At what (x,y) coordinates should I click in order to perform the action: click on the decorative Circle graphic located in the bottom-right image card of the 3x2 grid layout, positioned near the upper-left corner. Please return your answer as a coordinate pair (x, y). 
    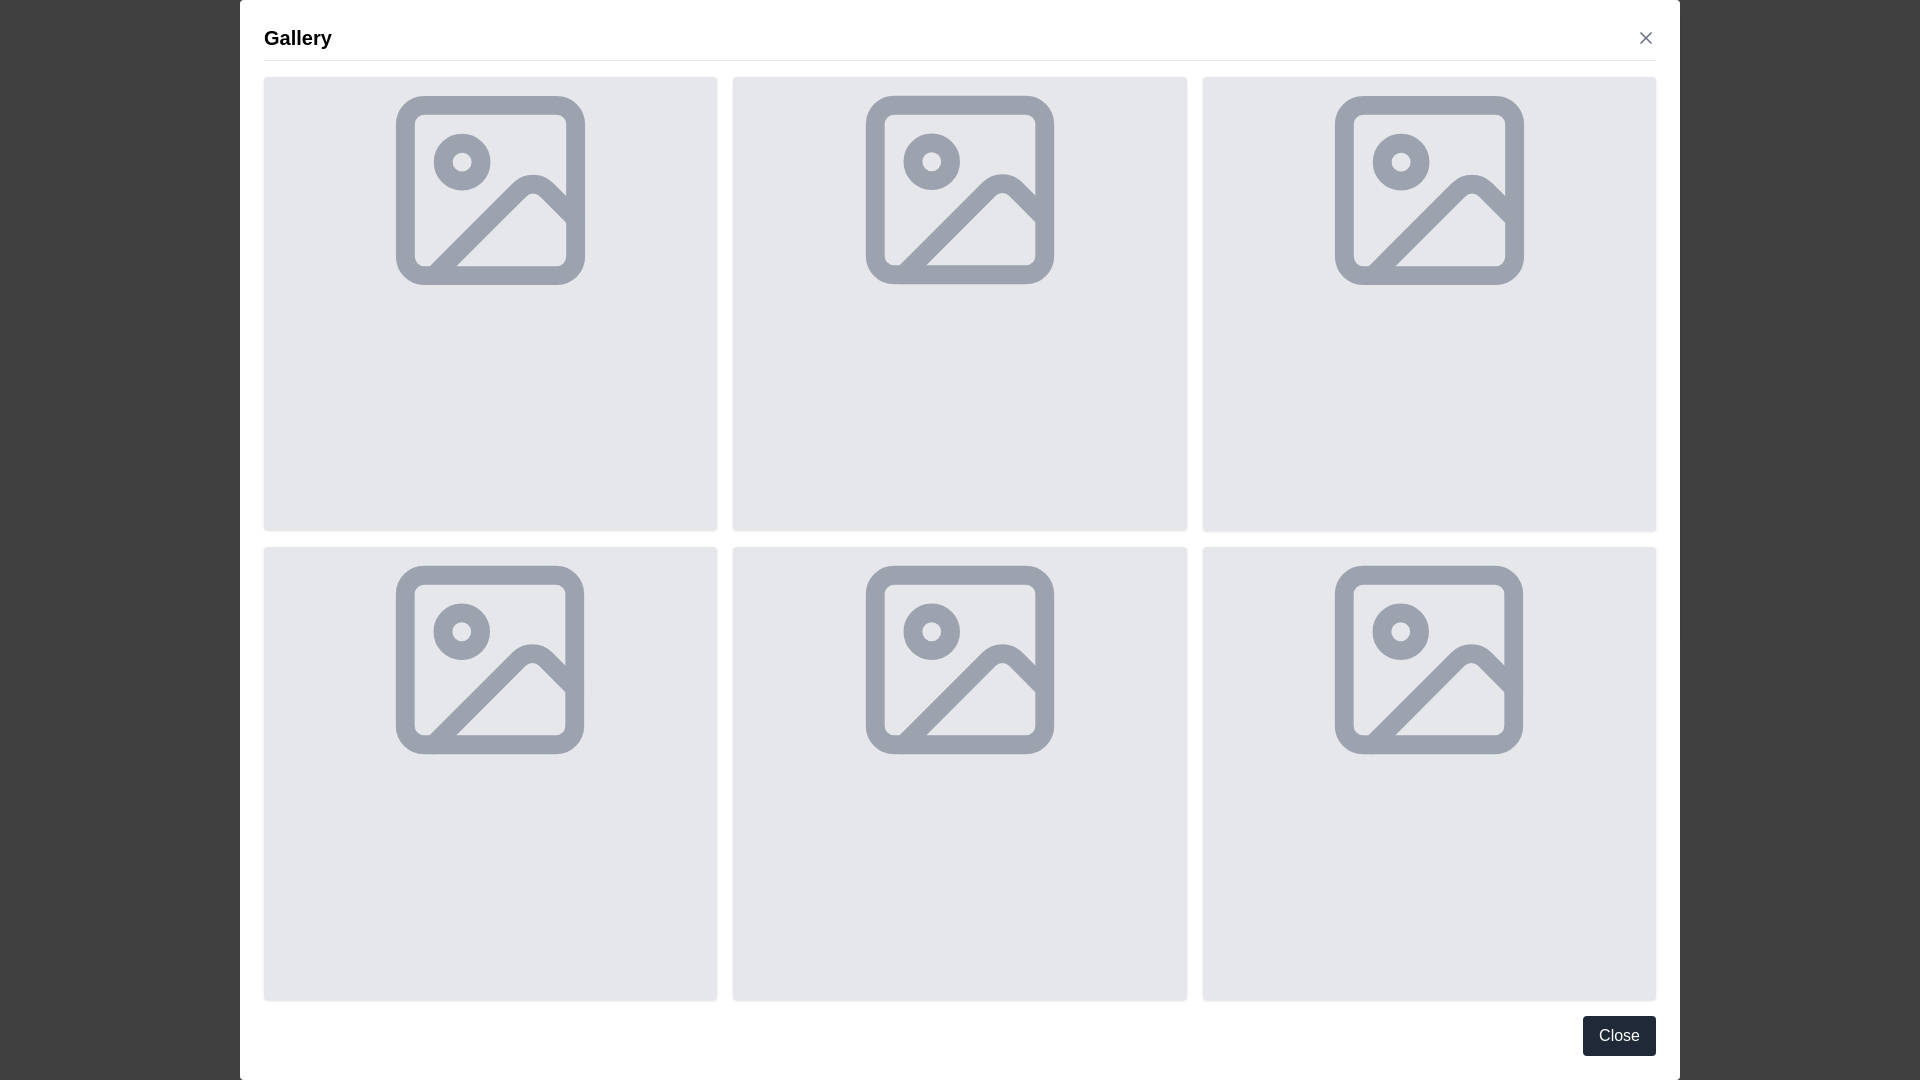
    Looking at the image, I should click on (1400, 631).